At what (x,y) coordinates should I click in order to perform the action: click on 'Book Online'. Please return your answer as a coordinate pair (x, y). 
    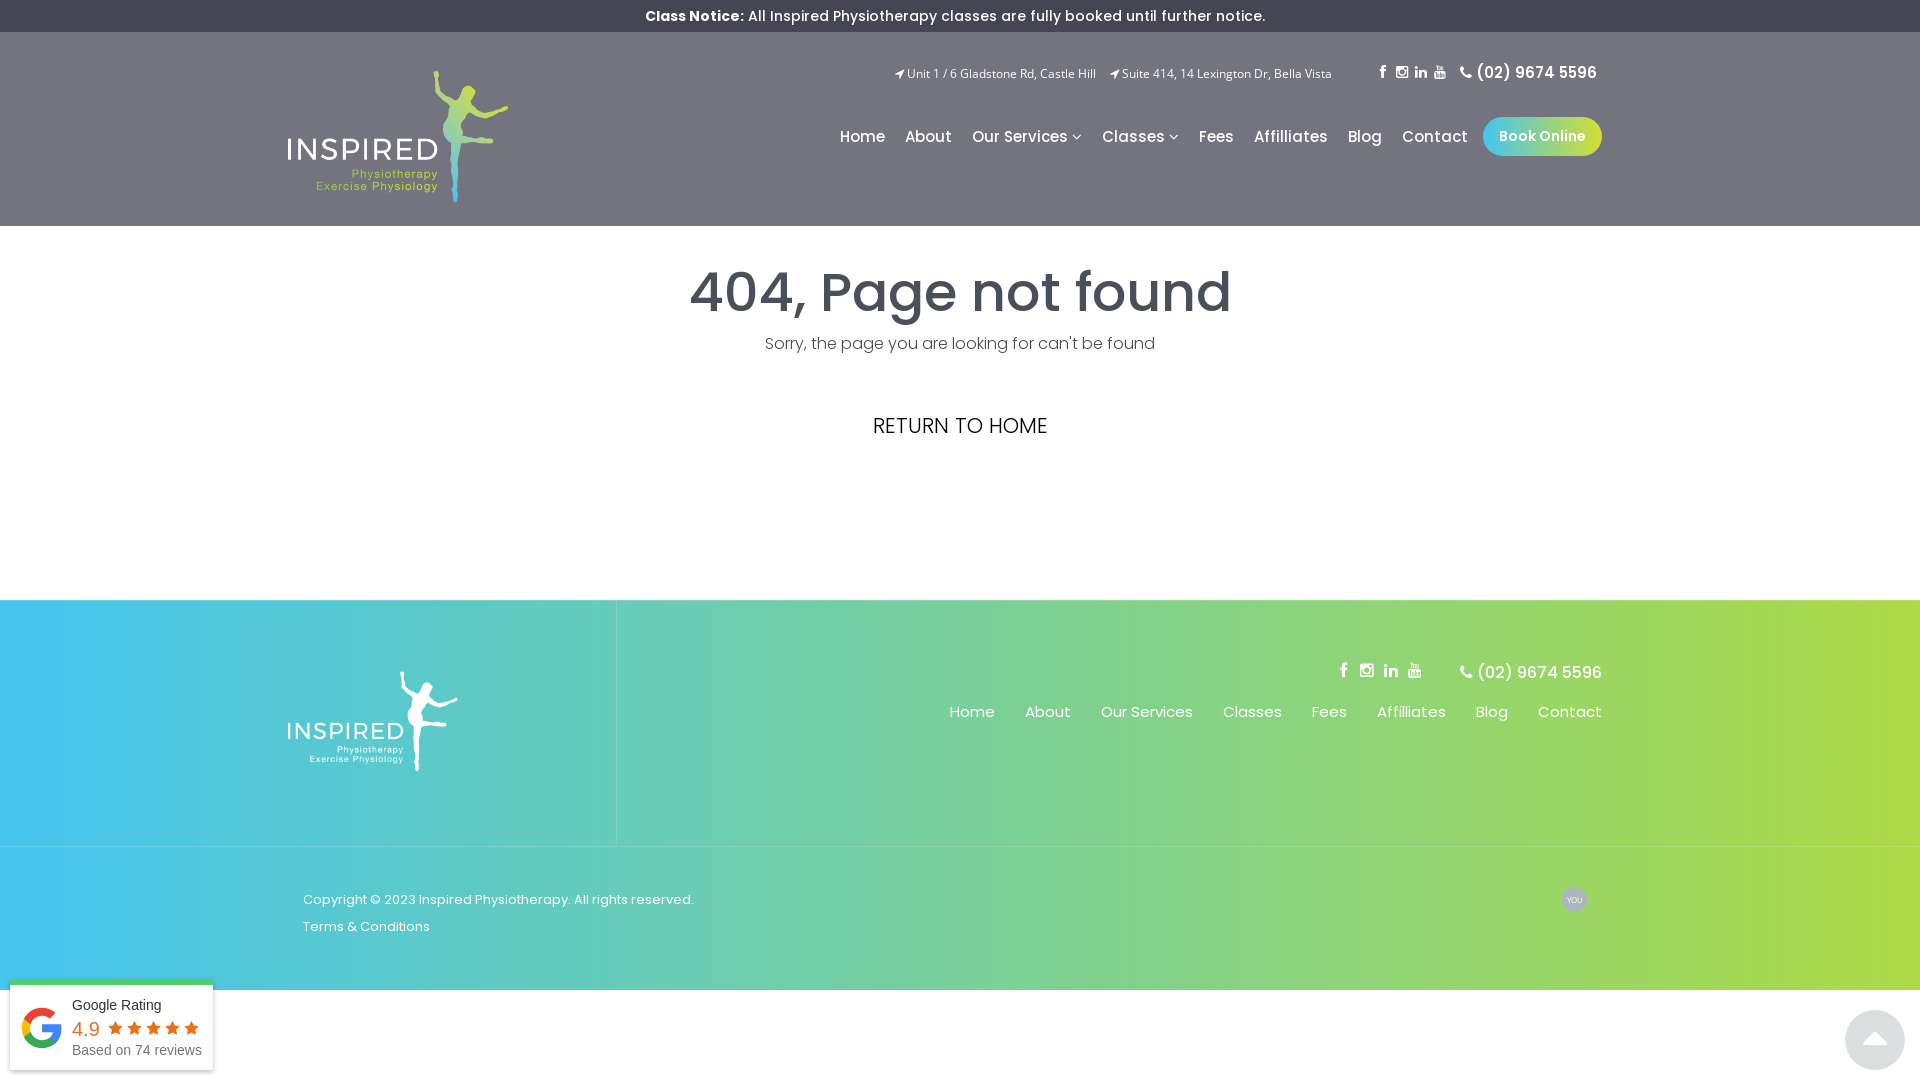
    Looking at the image, I should click on (1541, 135).